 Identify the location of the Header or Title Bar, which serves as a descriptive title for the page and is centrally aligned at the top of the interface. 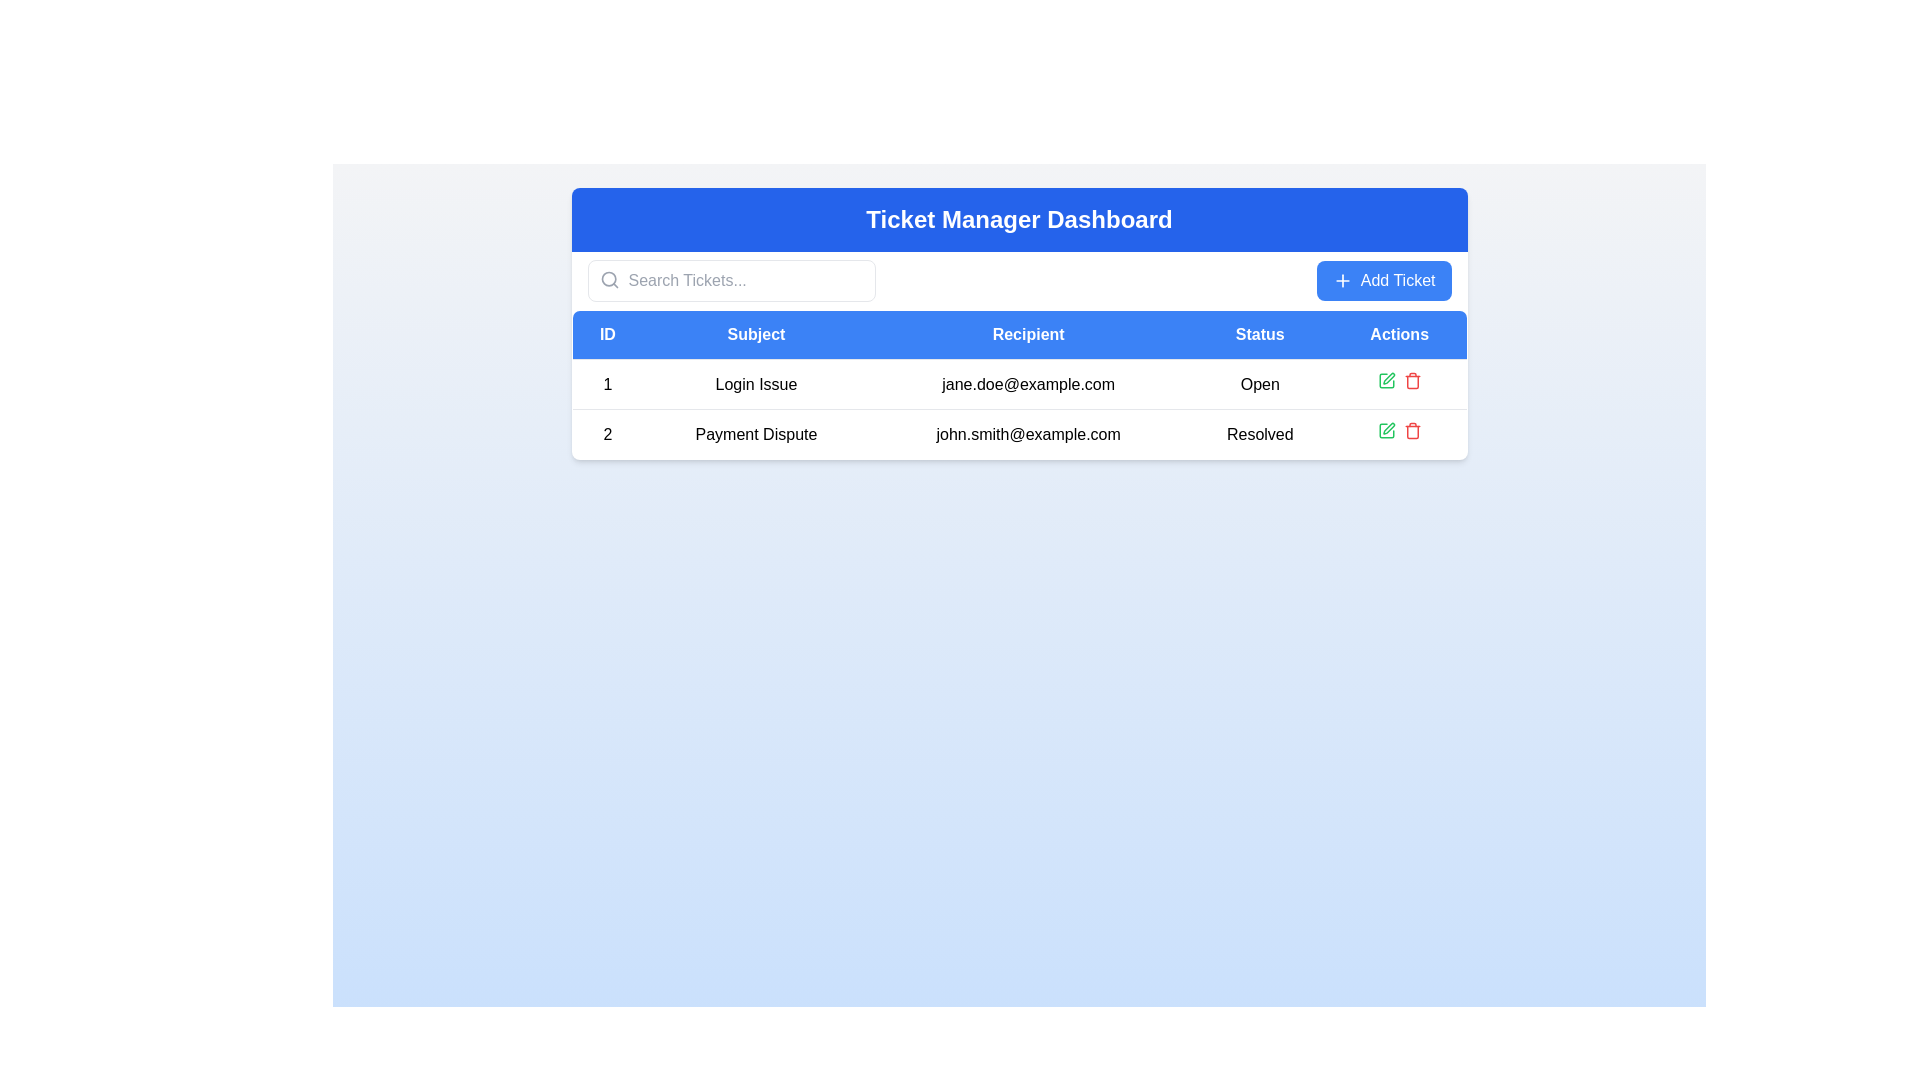
(1019, 219).